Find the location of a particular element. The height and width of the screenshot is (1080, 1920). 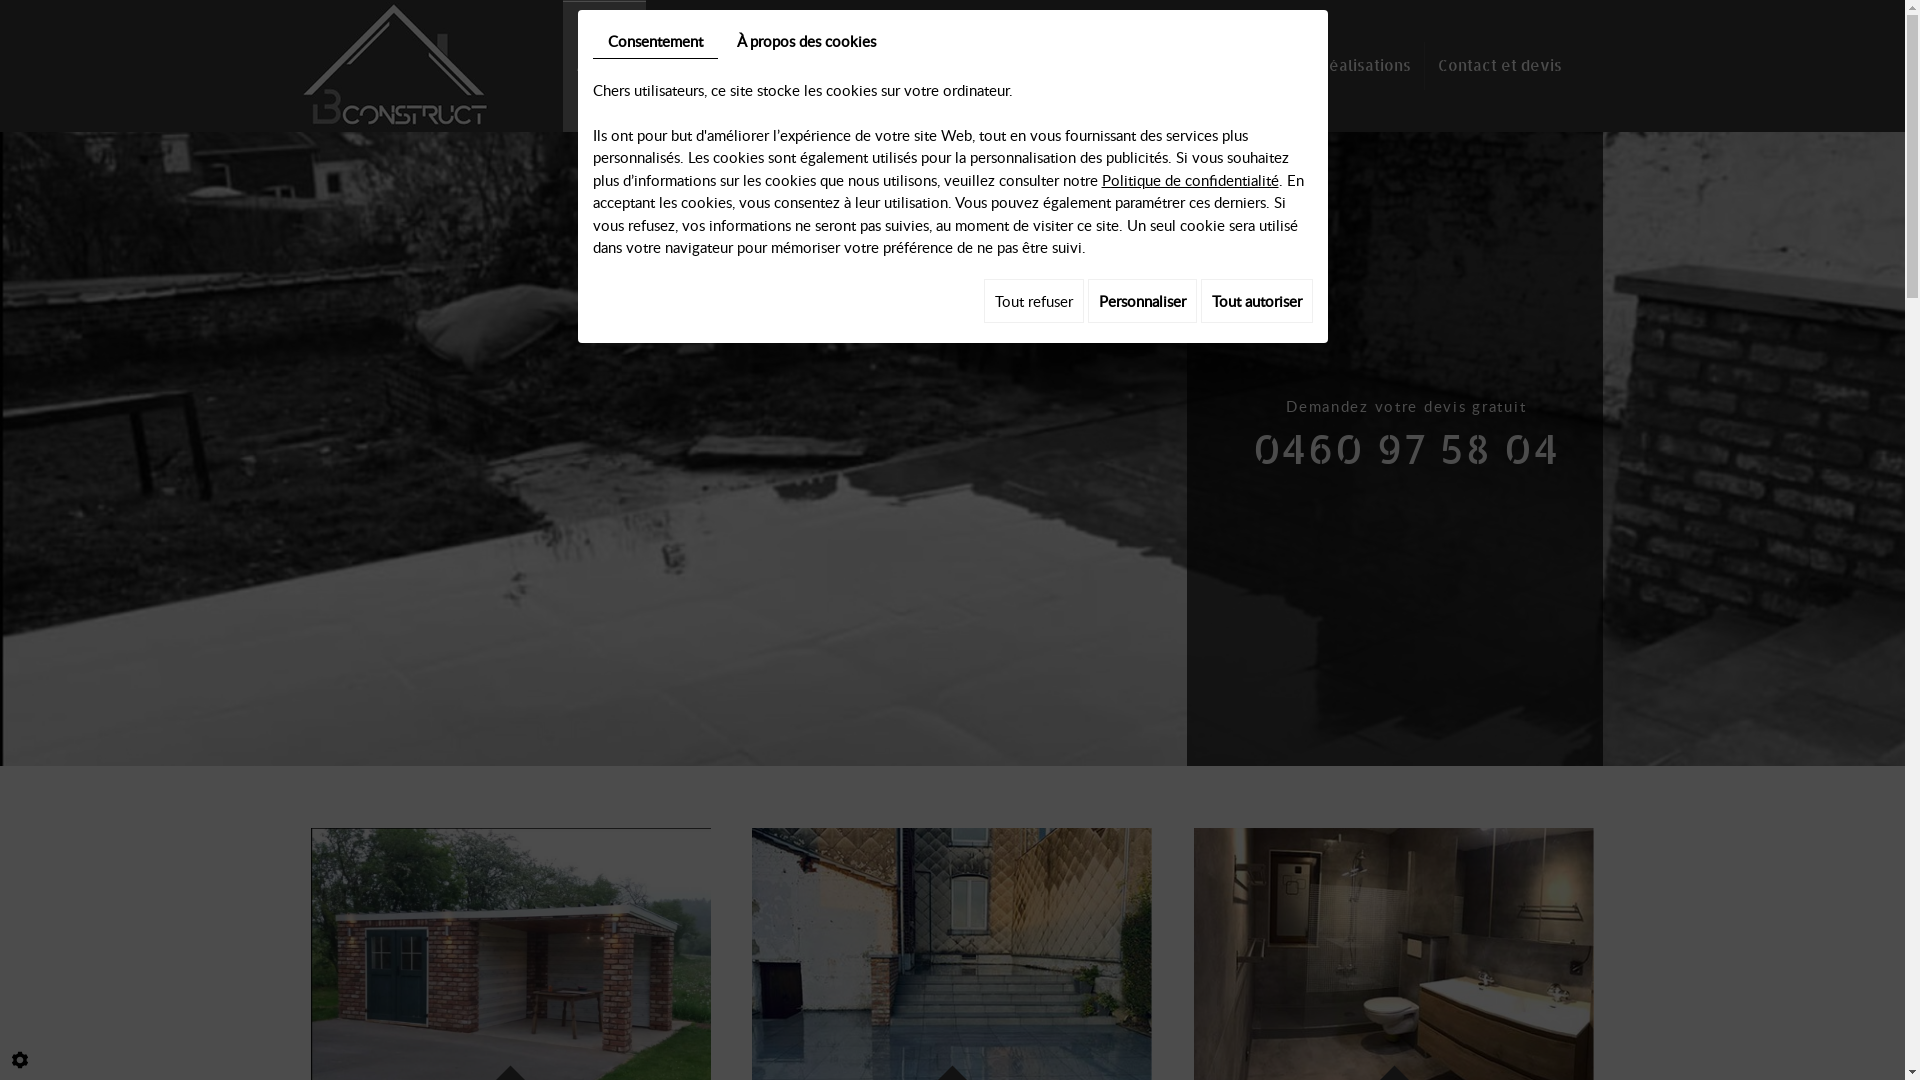

'Construction' is located at coordinates (646, 64).